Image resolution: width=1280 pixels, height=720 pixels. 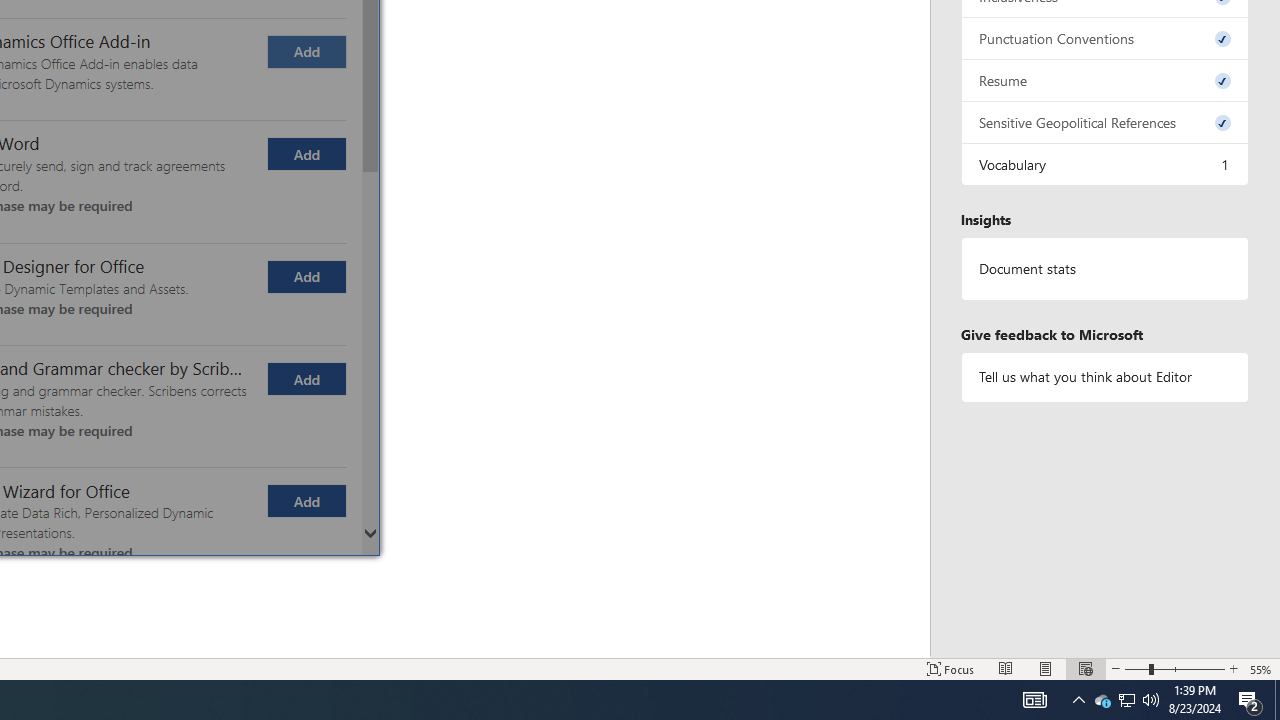 I want to click on 'Resume, 0 issues. Press space or enter to review items.', so click(x=1104, y=79).